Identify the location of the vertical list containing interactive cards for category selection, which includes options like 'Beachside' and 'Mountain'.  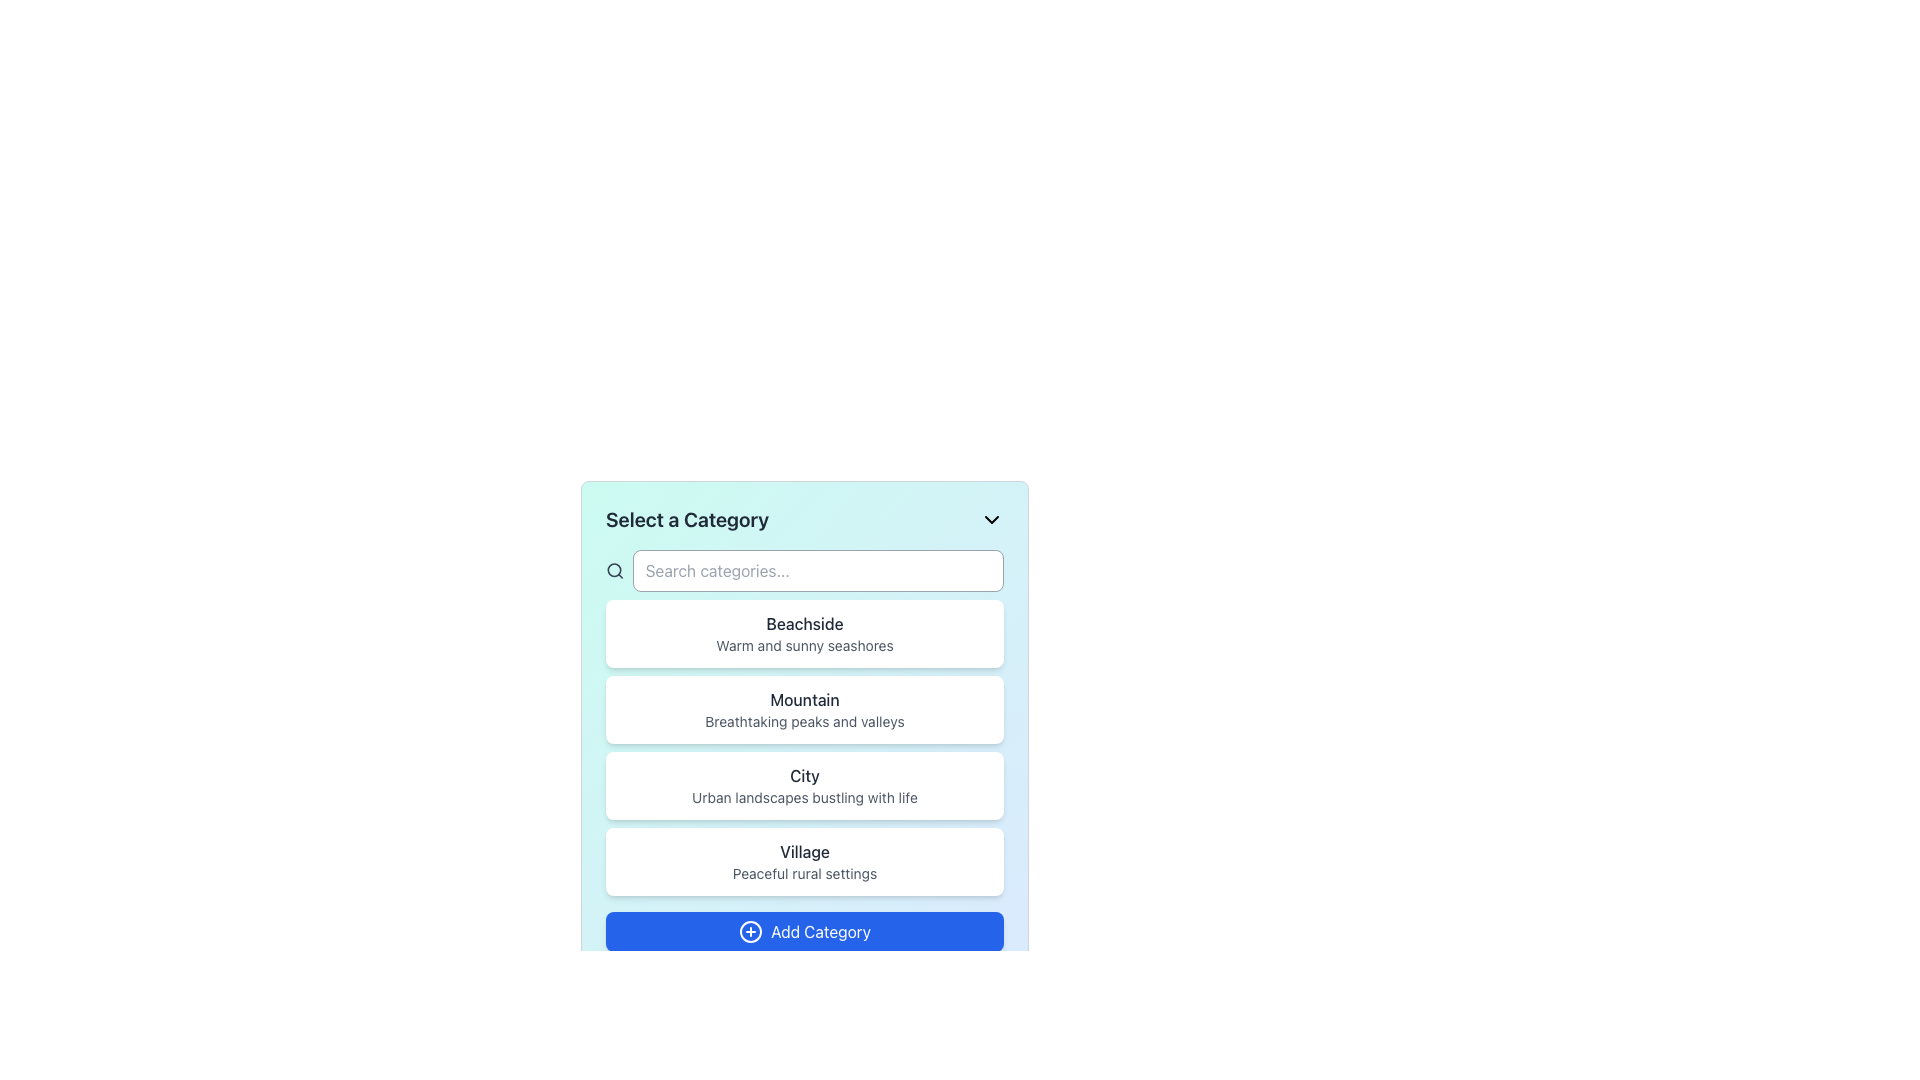
(805, 748).